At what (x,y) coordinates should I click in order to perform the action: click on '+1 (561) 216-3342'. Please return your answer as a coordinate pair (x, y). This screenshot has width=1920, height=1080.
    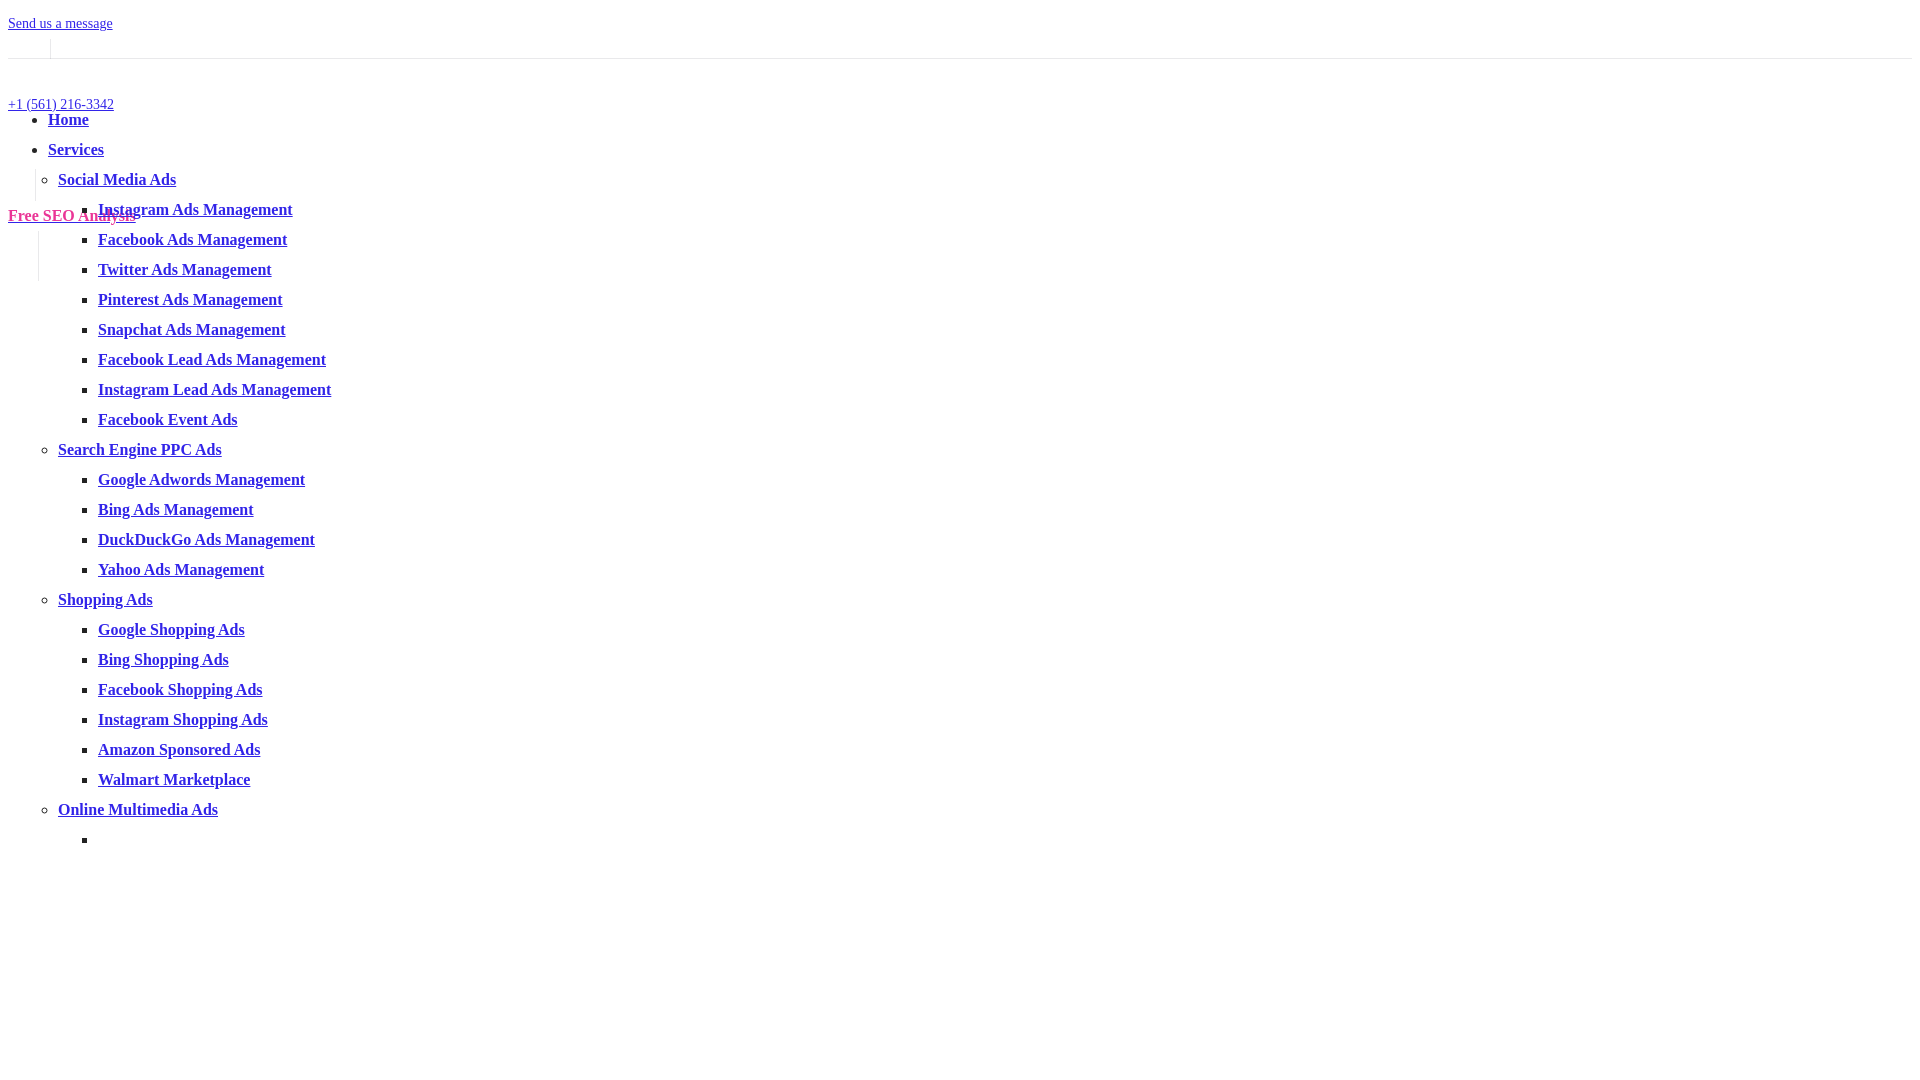
    Looking at the image, I should click on (61, 104).